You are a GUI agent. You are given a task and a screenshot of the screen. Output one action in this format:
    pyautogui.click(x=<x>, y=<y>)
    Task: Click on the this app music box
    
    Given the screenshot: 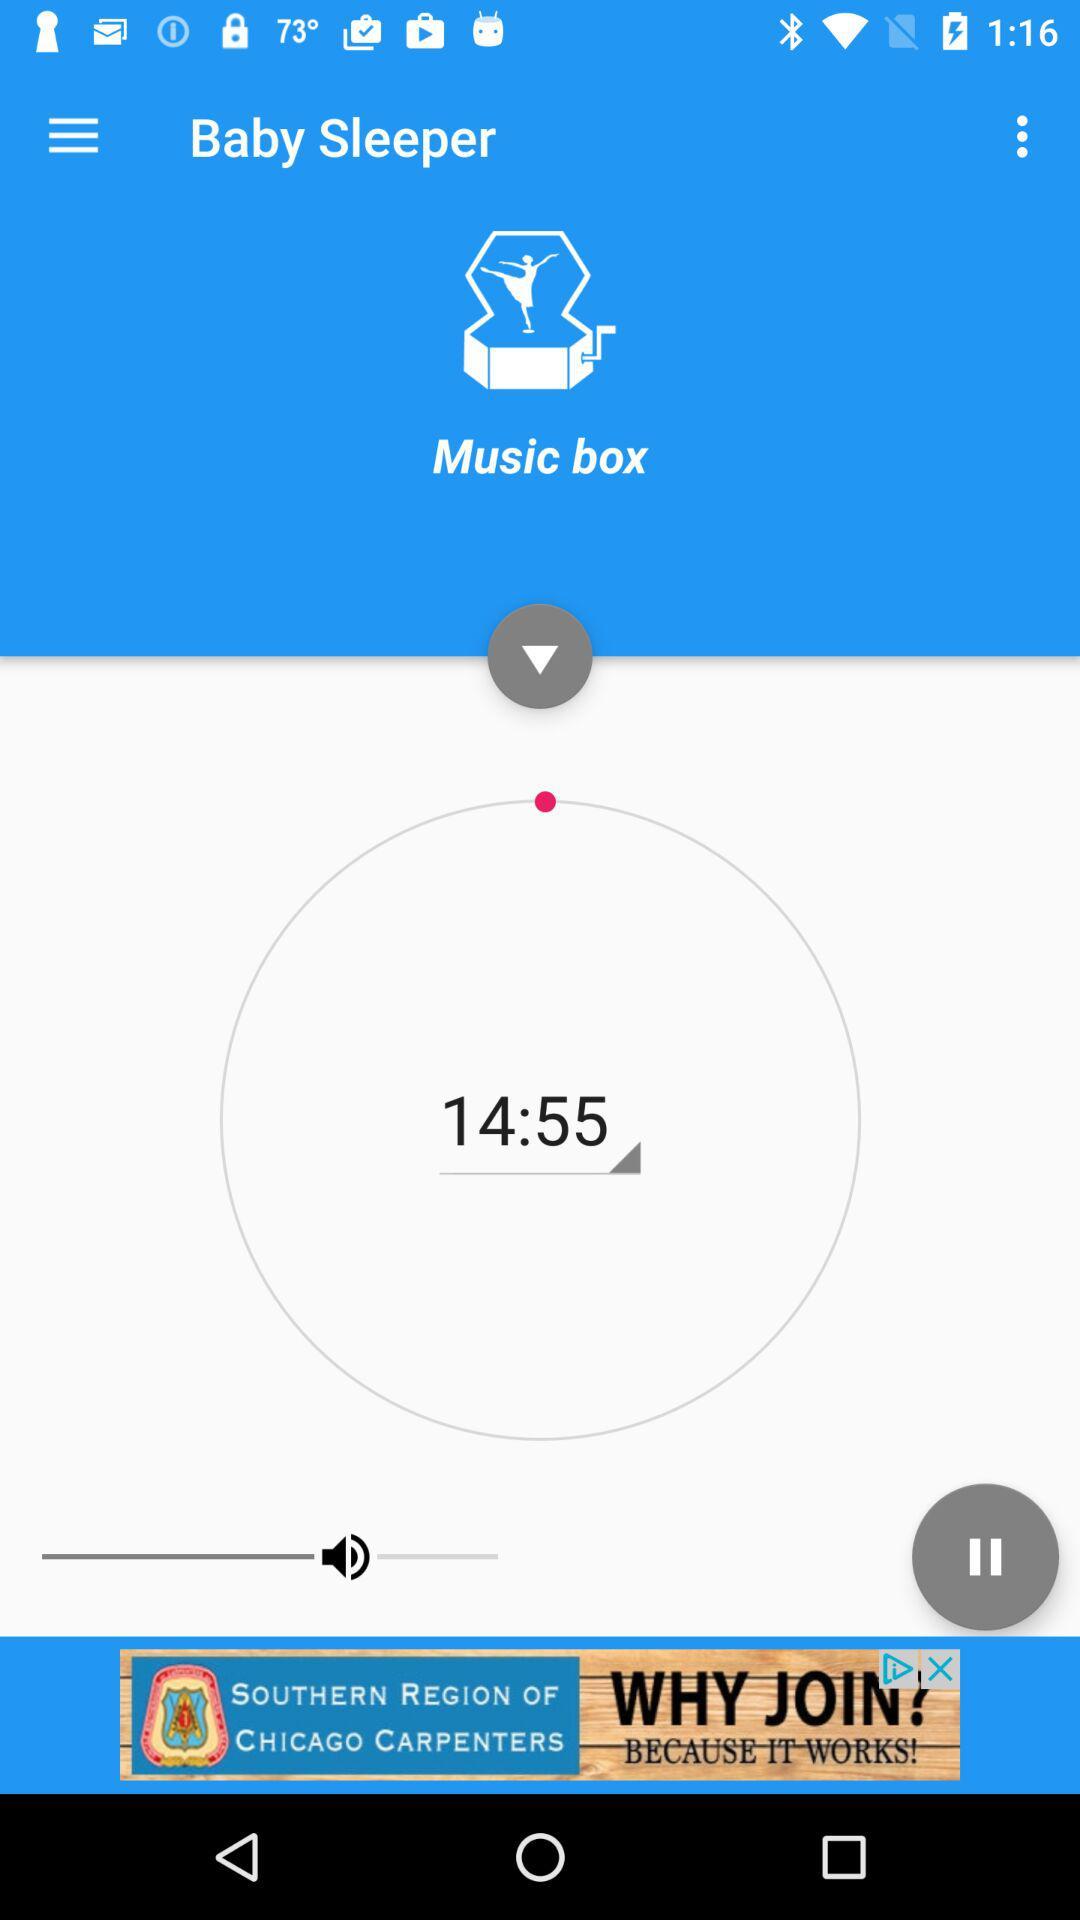 What is the action you would take?
    pyautogui.click(x=538, y=309)
    